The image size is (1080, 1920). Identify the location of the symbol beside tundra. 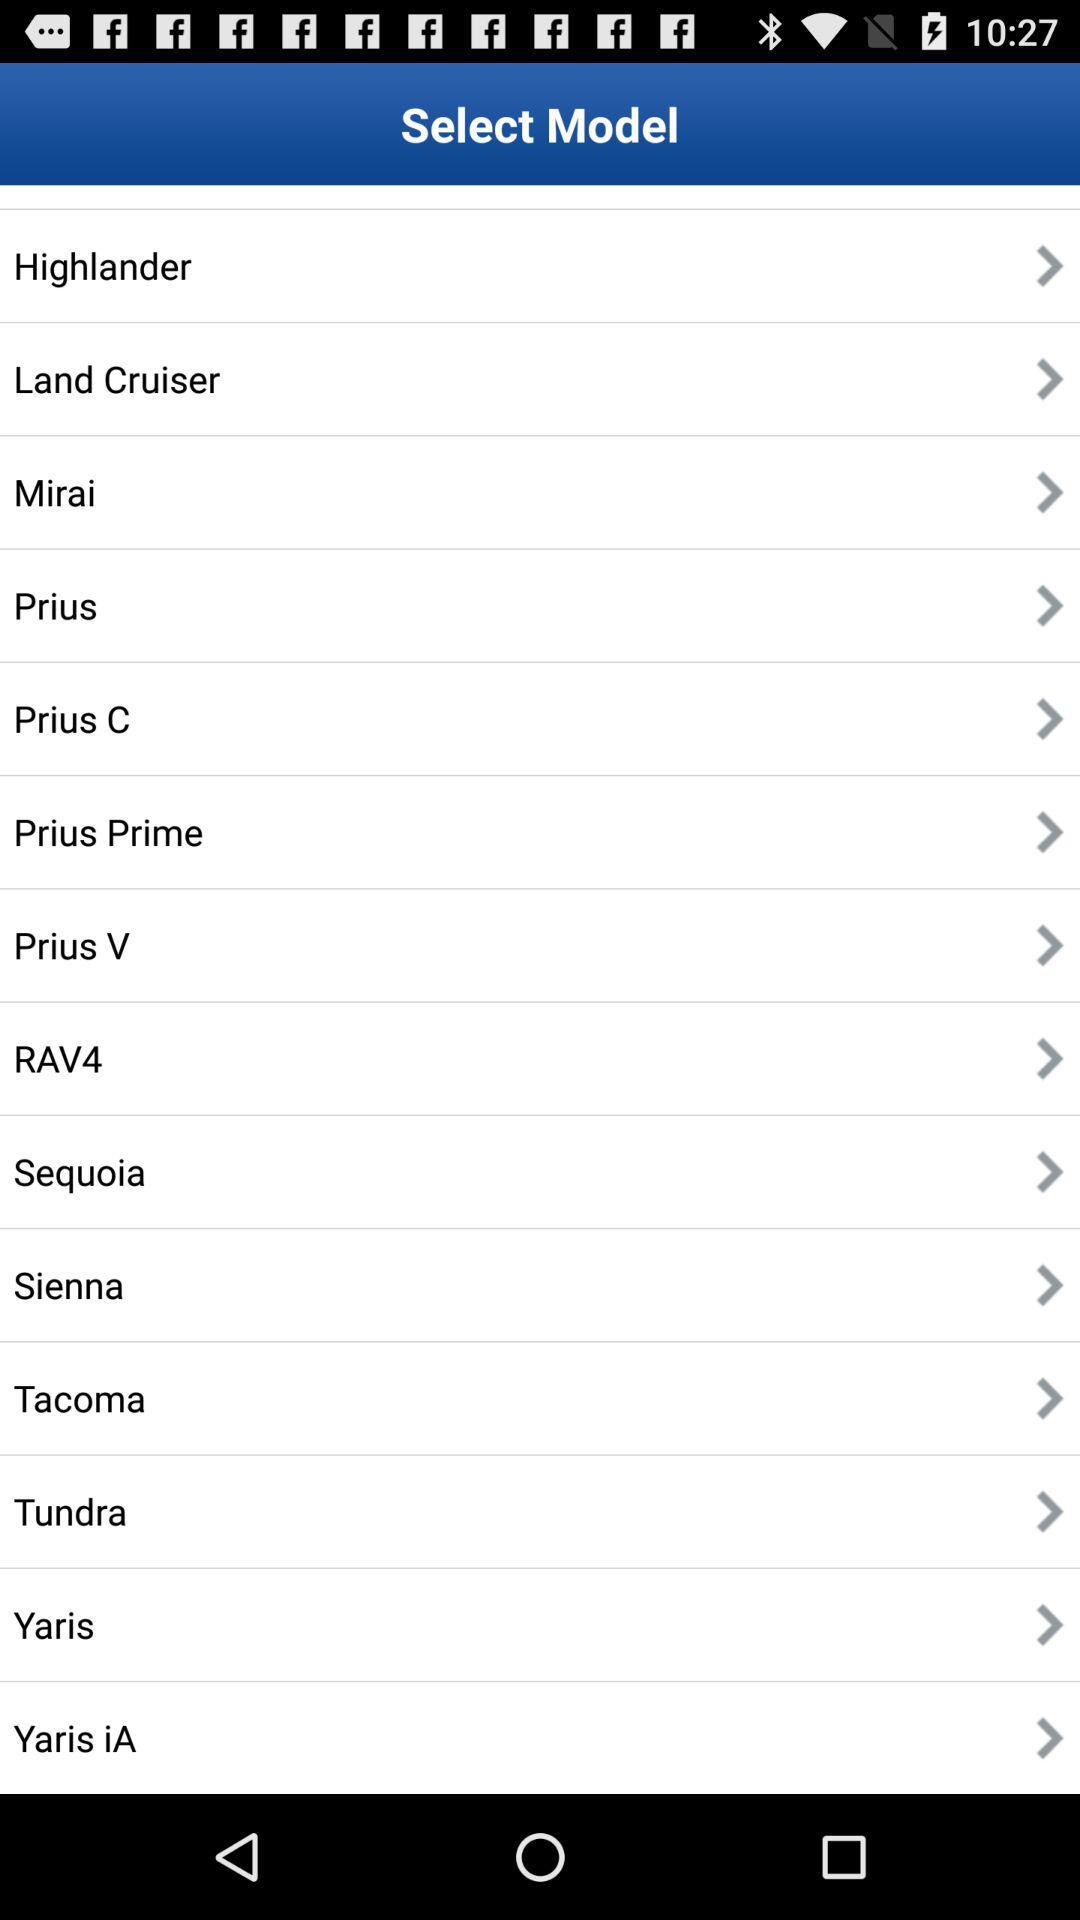
(1049, 1511).